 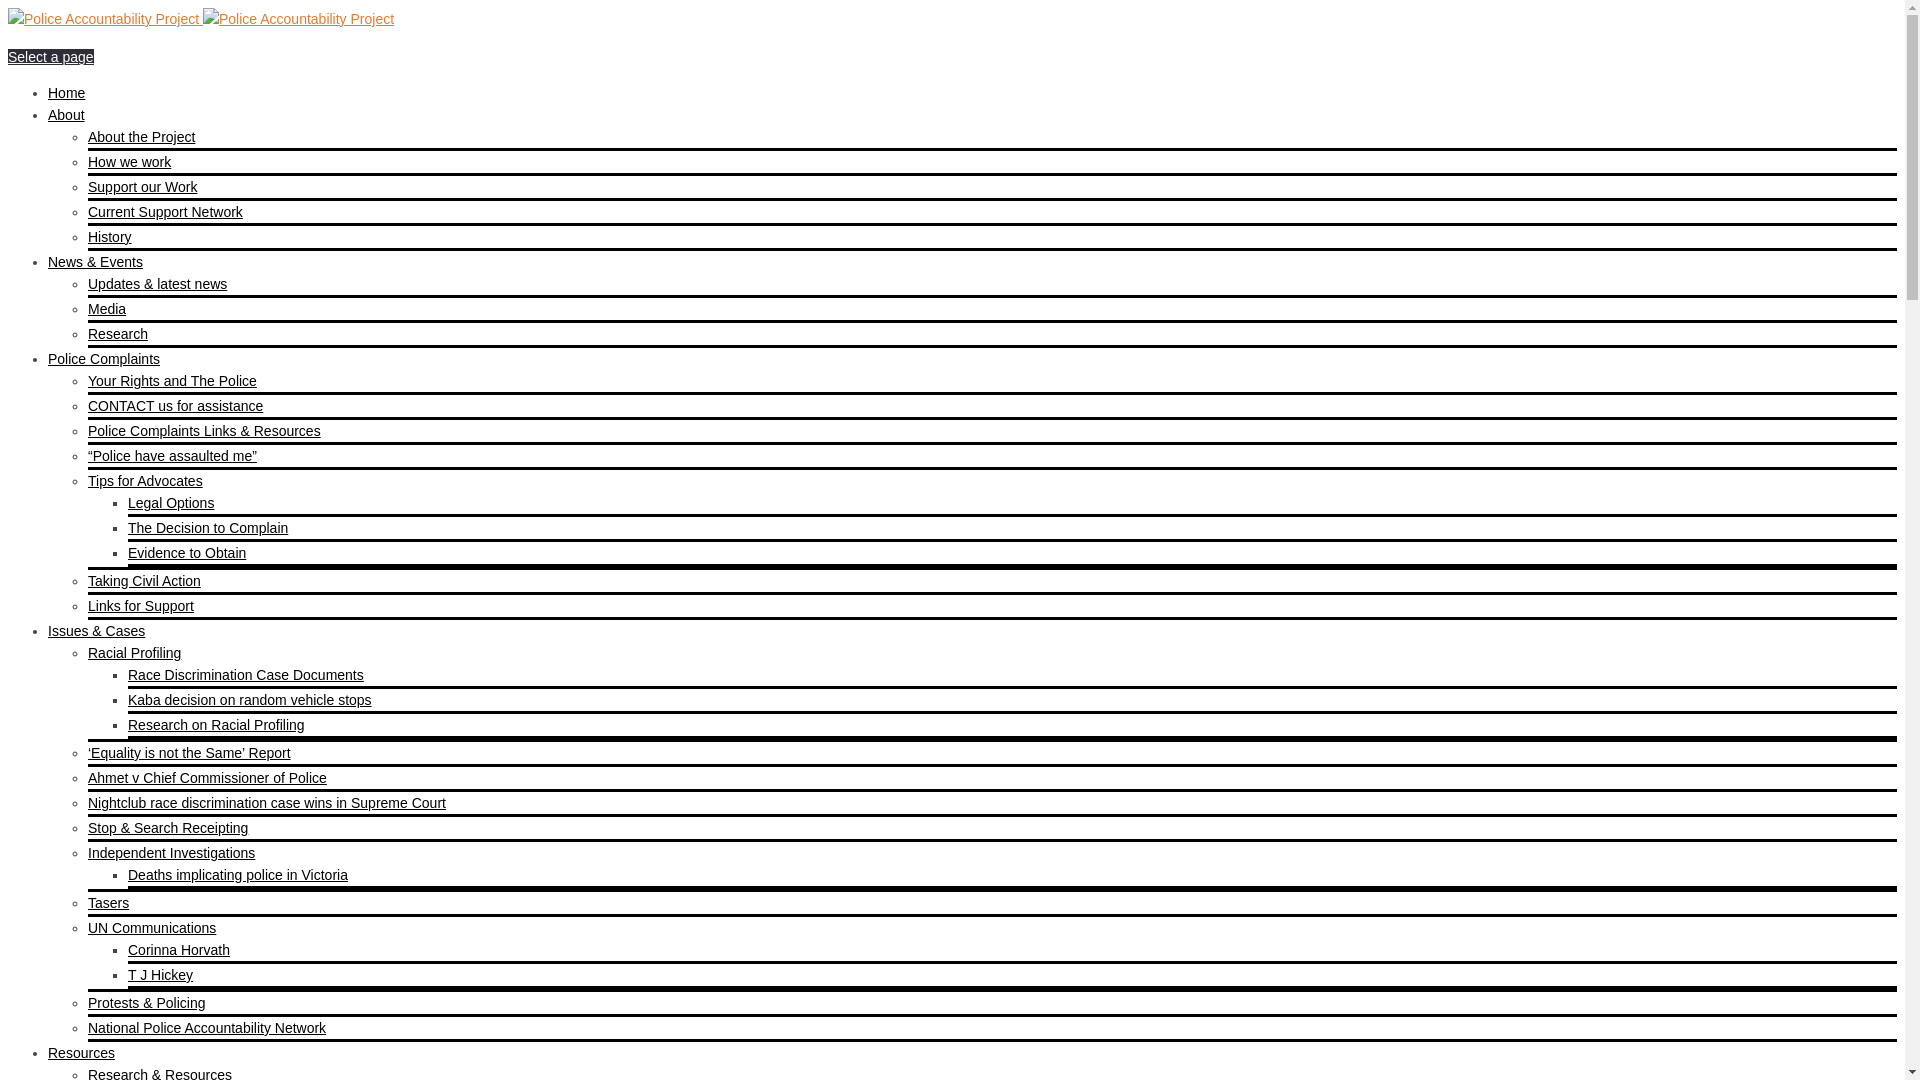 What do you see at coordinates (66, 115) in the screenshot?
I see `'About'` at bounding box center [66, 115].